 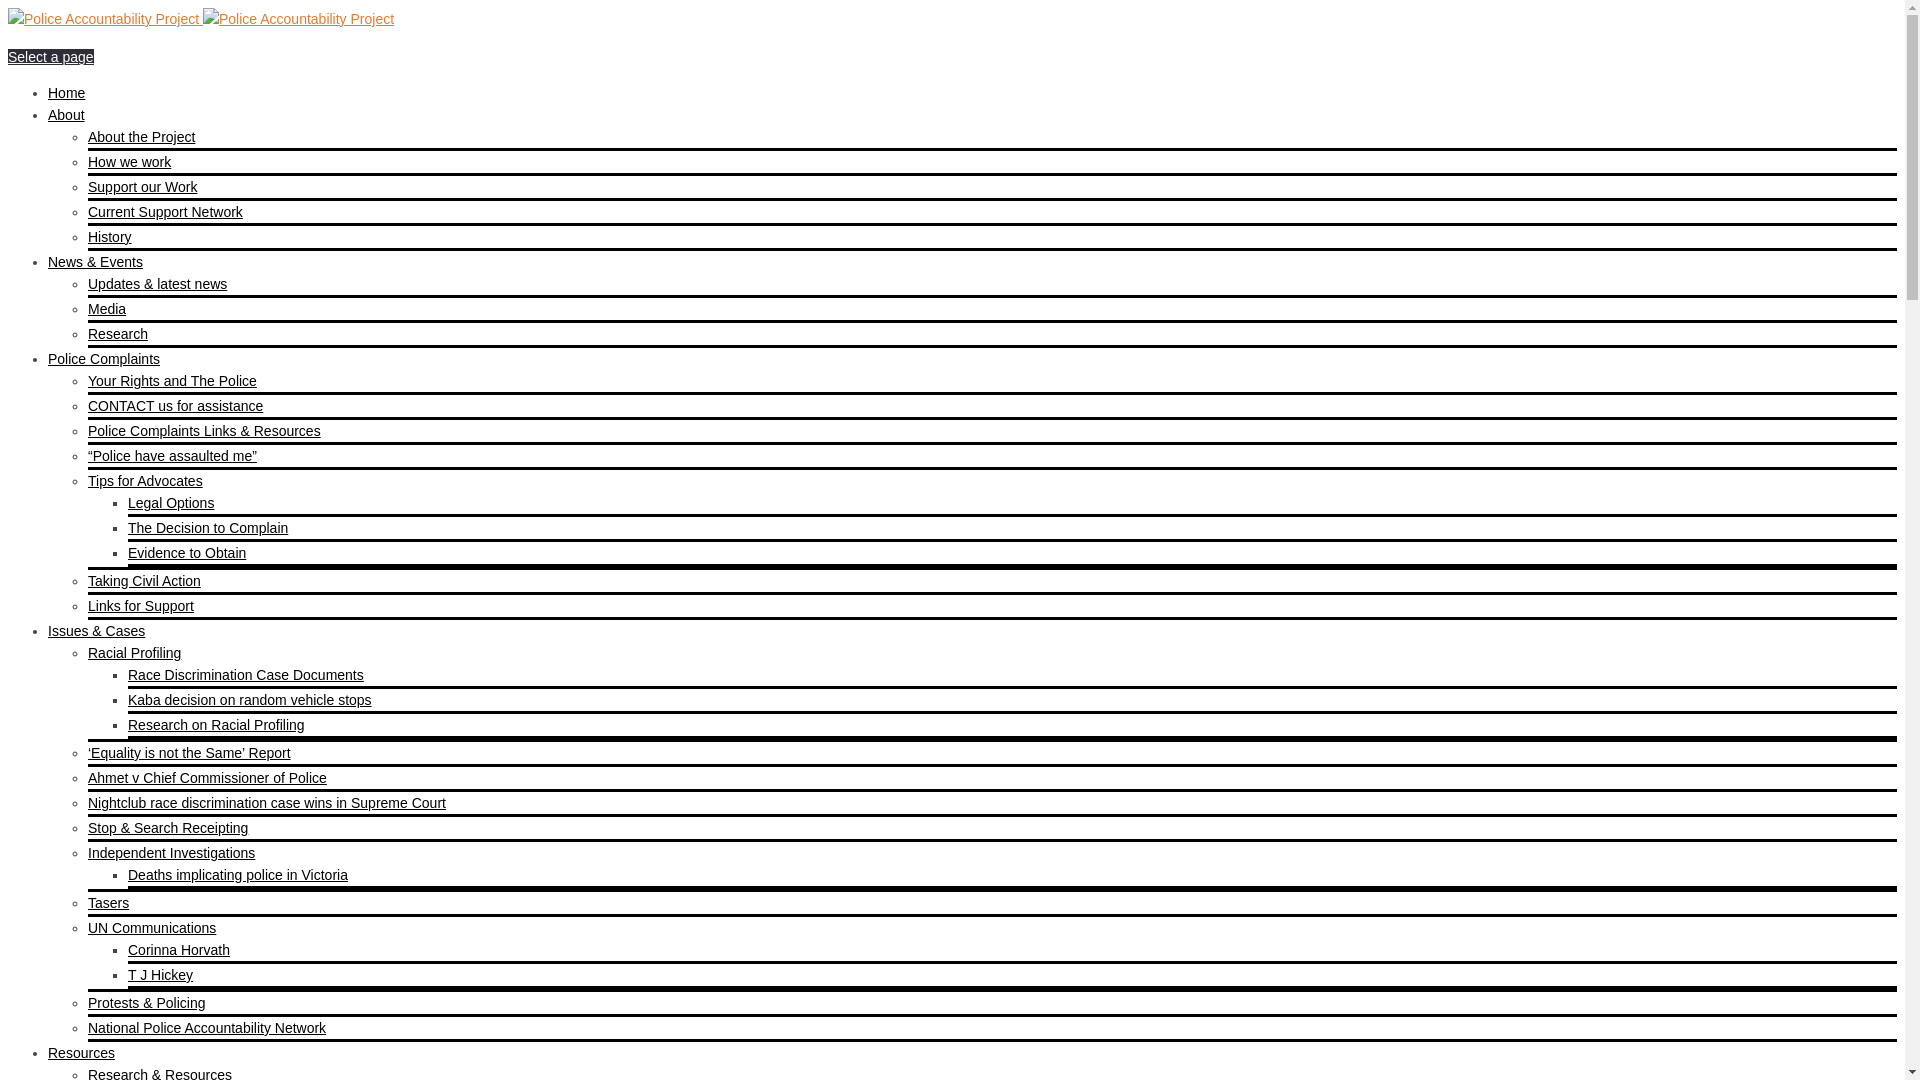 What do you see at coordinates (66, 115) in the screenshot?
I see `'About'` at bounding box center [66, 115].